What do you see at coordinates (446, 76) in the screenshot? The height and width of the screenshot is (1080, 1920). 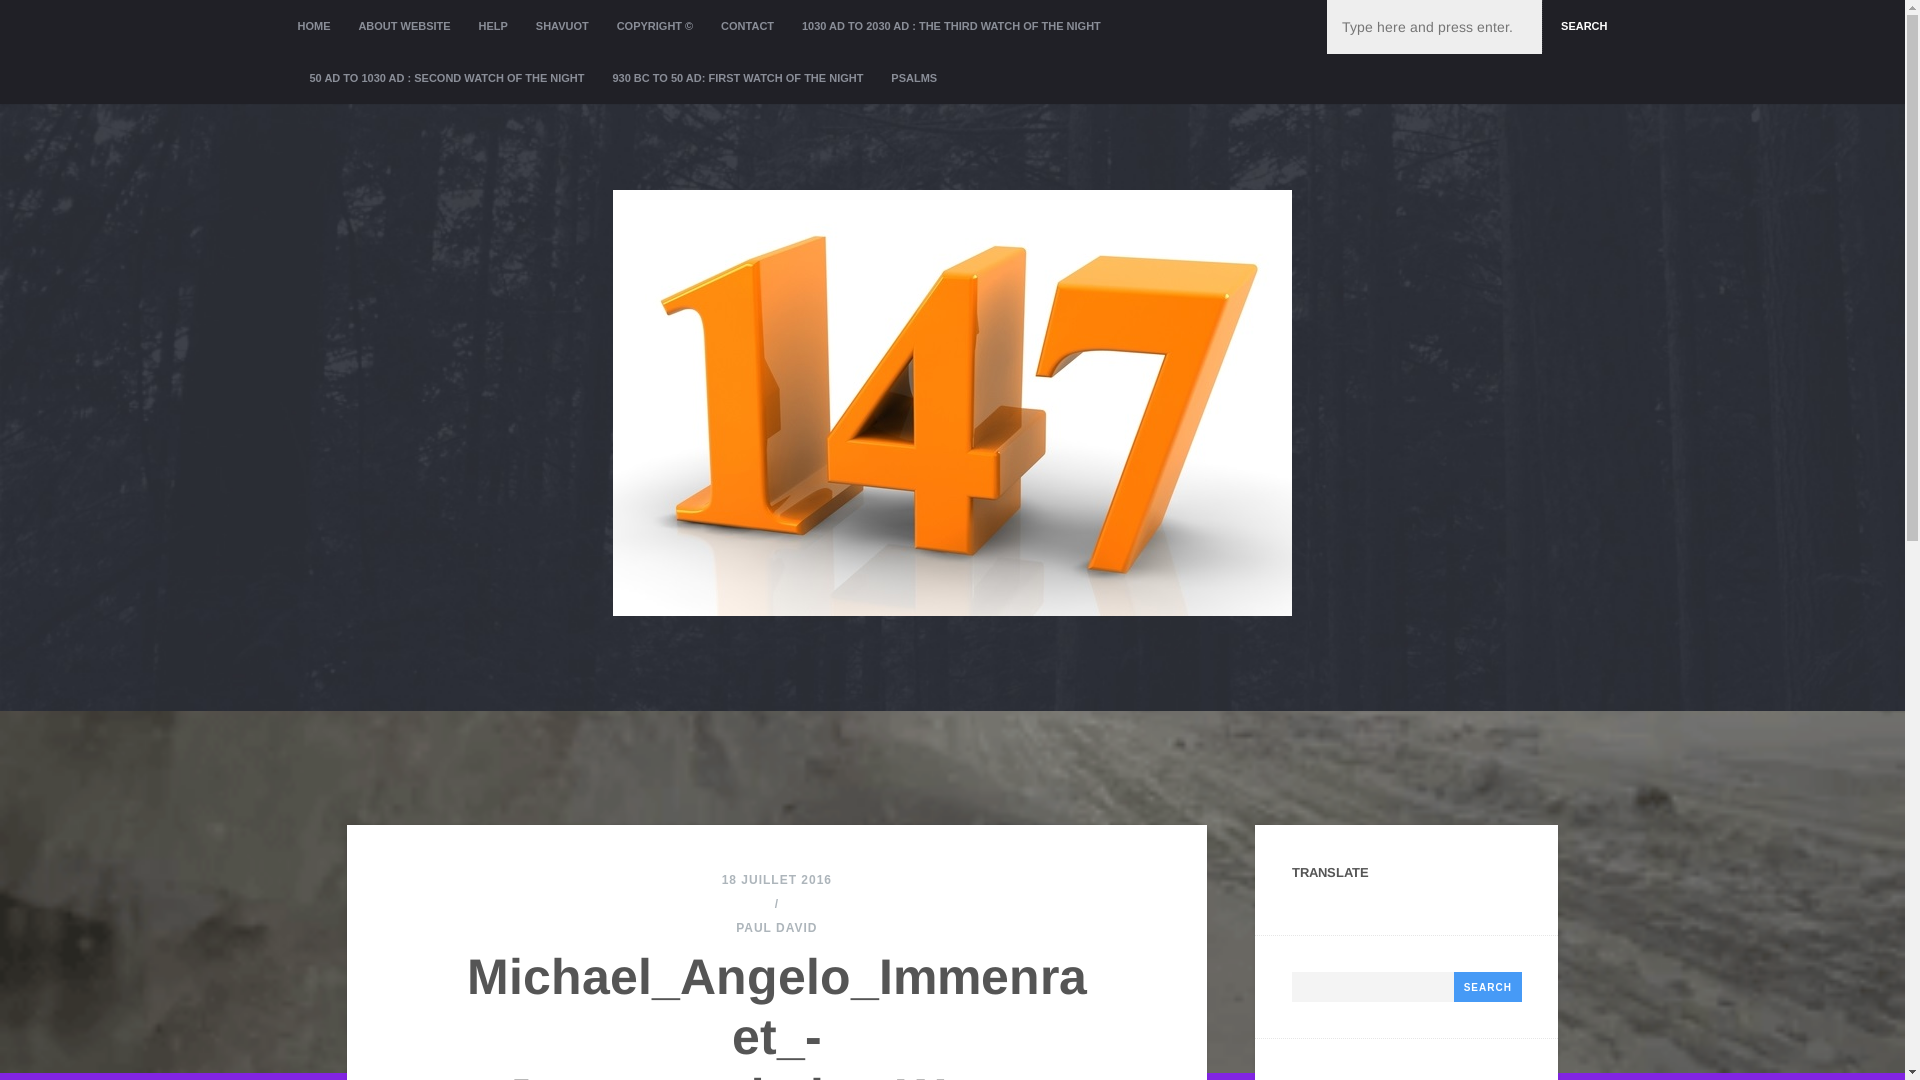 I see `'50 AD TO 1030 AD : SECOND WATCH OF THE NIGHT'` at bounding box center [446, 76].